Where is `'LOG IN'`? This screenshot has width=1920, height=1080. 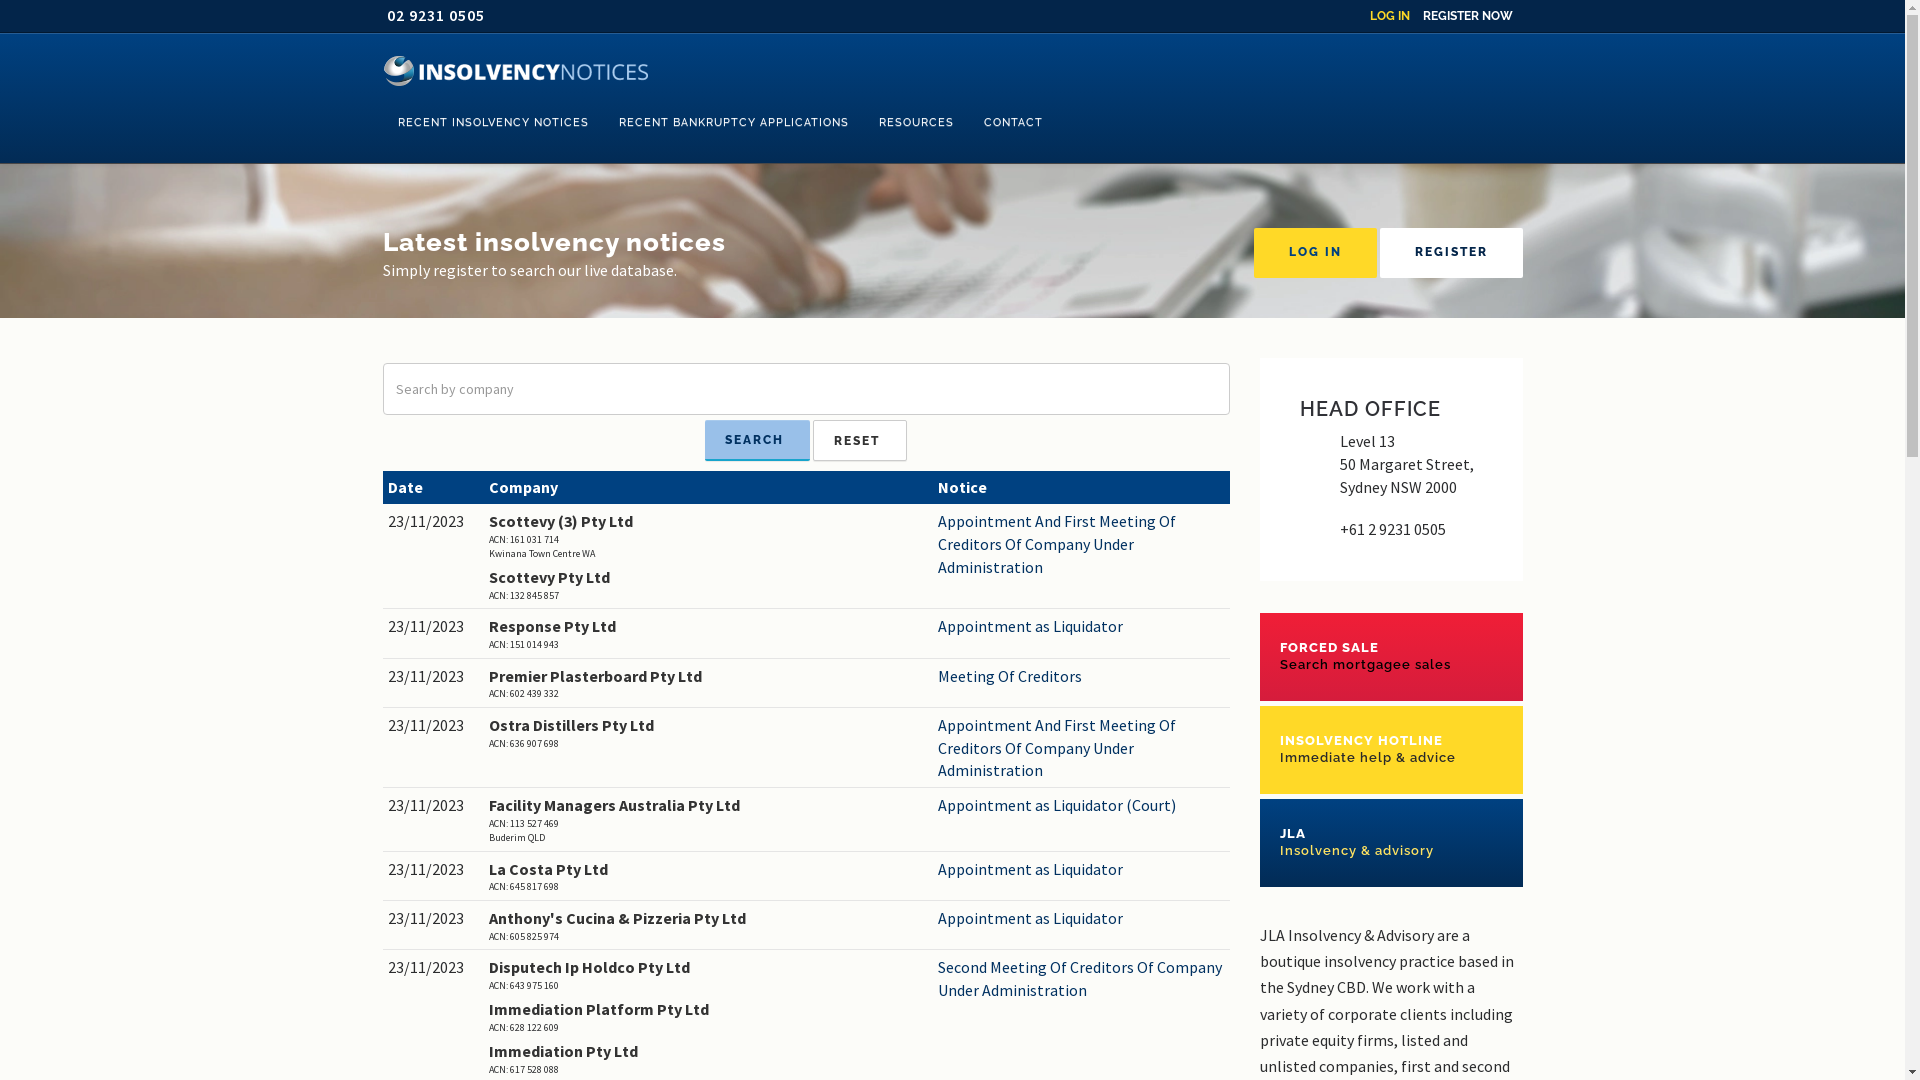 'LOG IN' is located at coordinates (1389, 15).